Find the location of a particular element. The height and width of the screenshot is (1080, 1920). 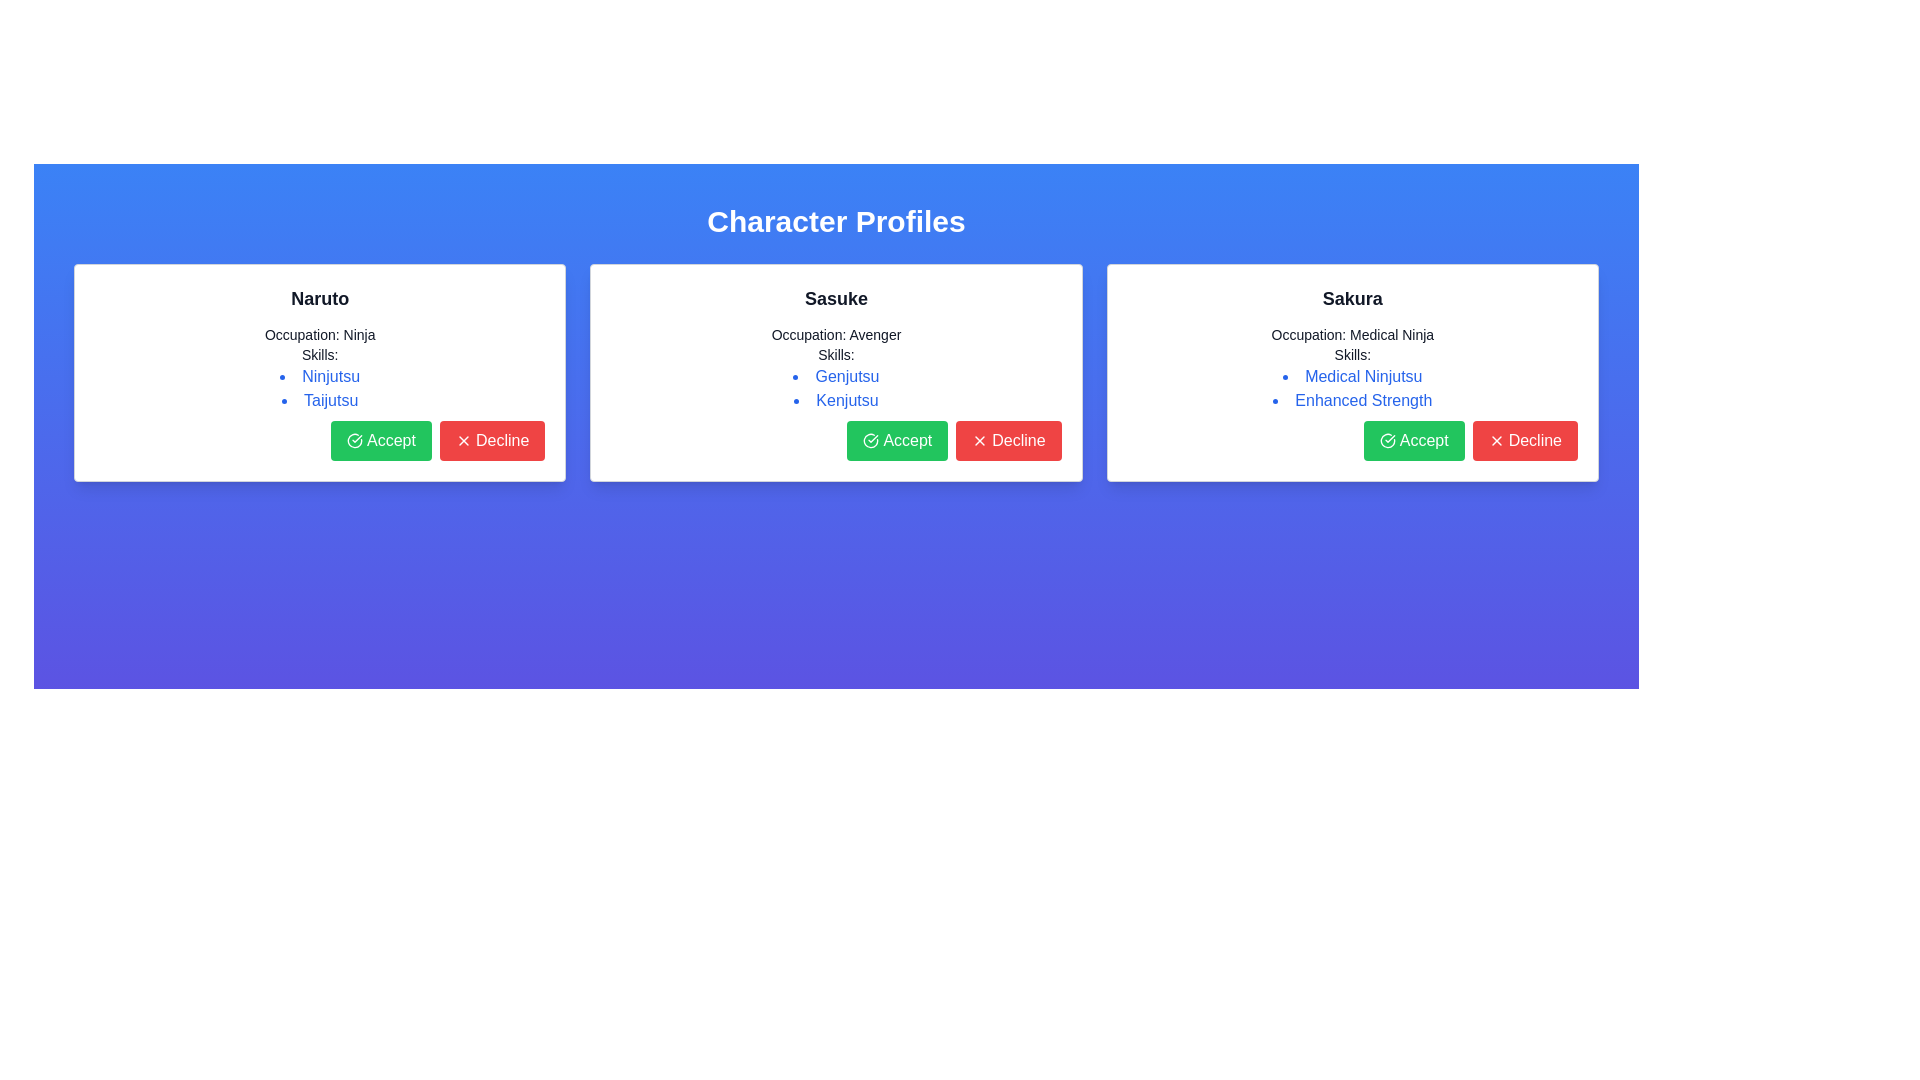

the bolded, large-font text displaying 'Sasuke' located at the top of the middle panel in a card-style component is located at coordinates (836, 299).